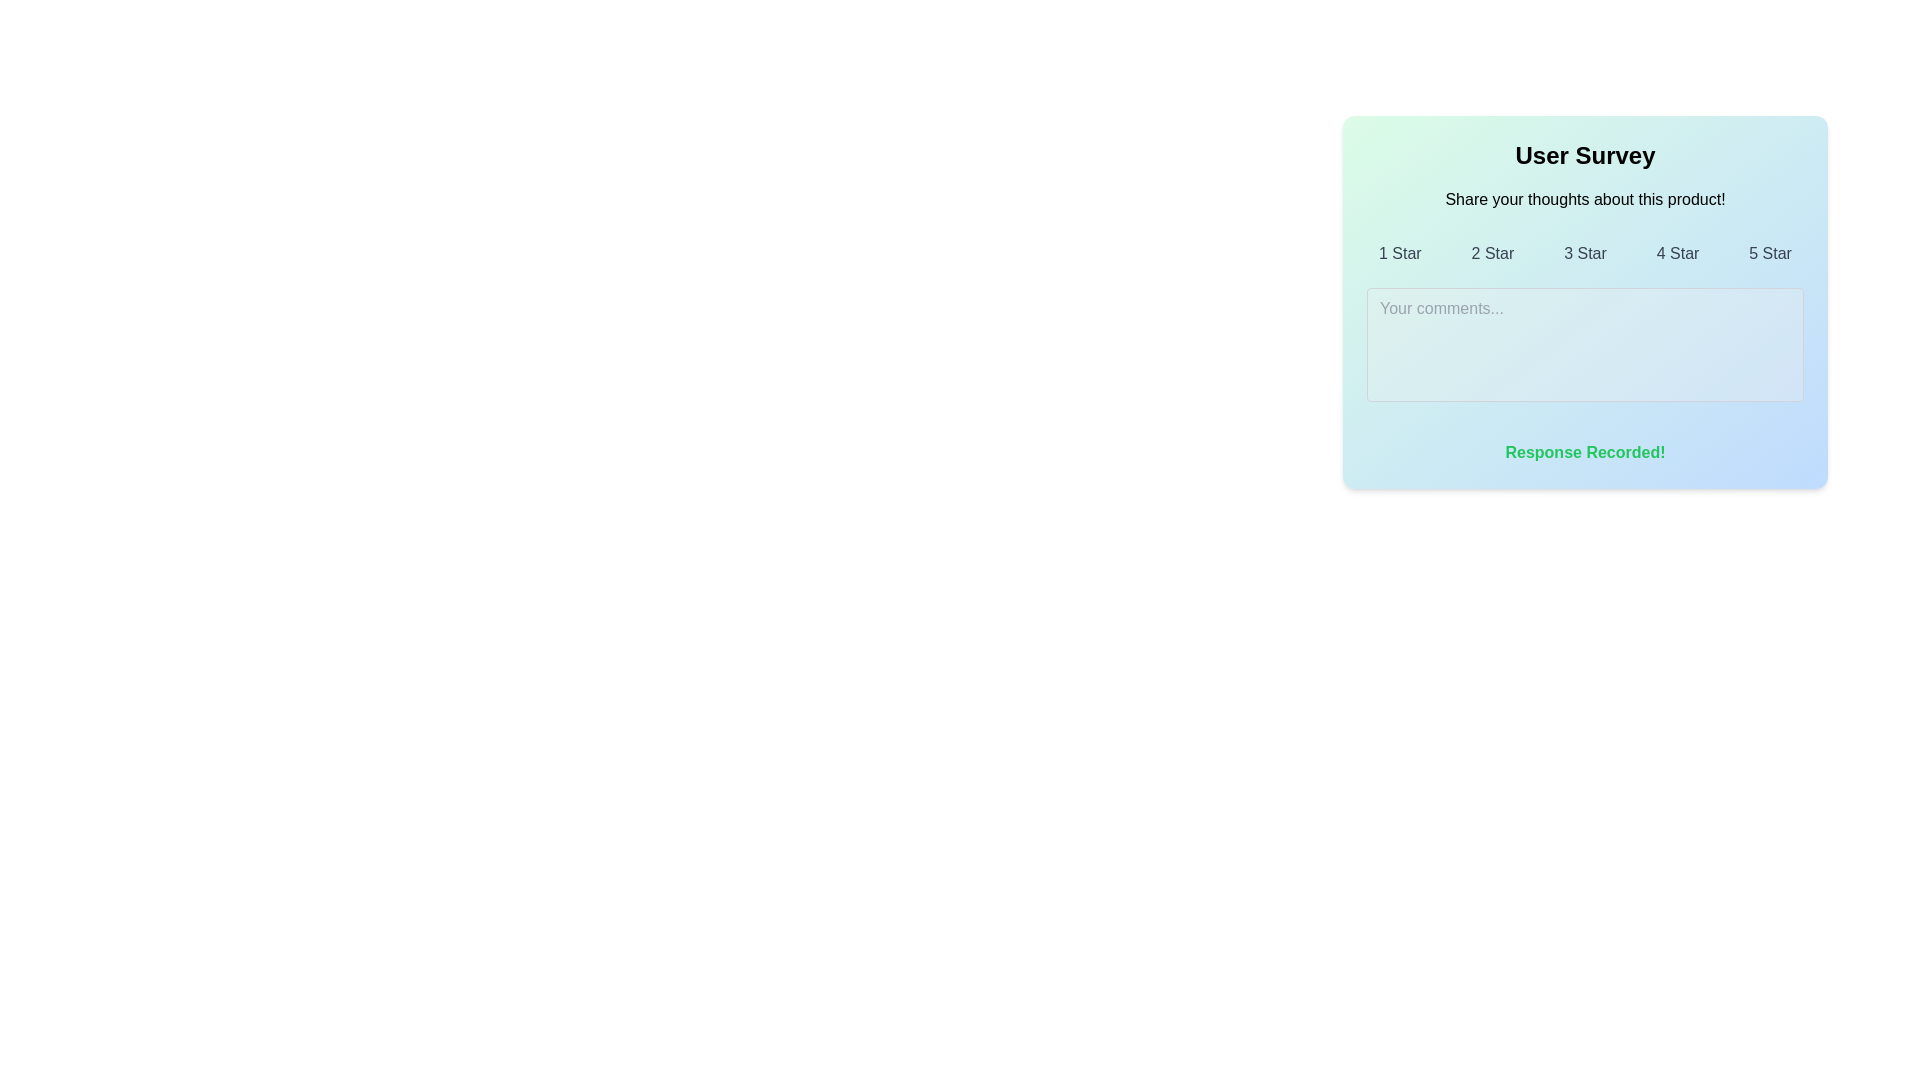 The height and width of the screenshot is (1080, 1920). What do you see at coordinates (1678, 253) in the screenshot?
I see `the '4 Star' button` at bounding box center [1678, 253].